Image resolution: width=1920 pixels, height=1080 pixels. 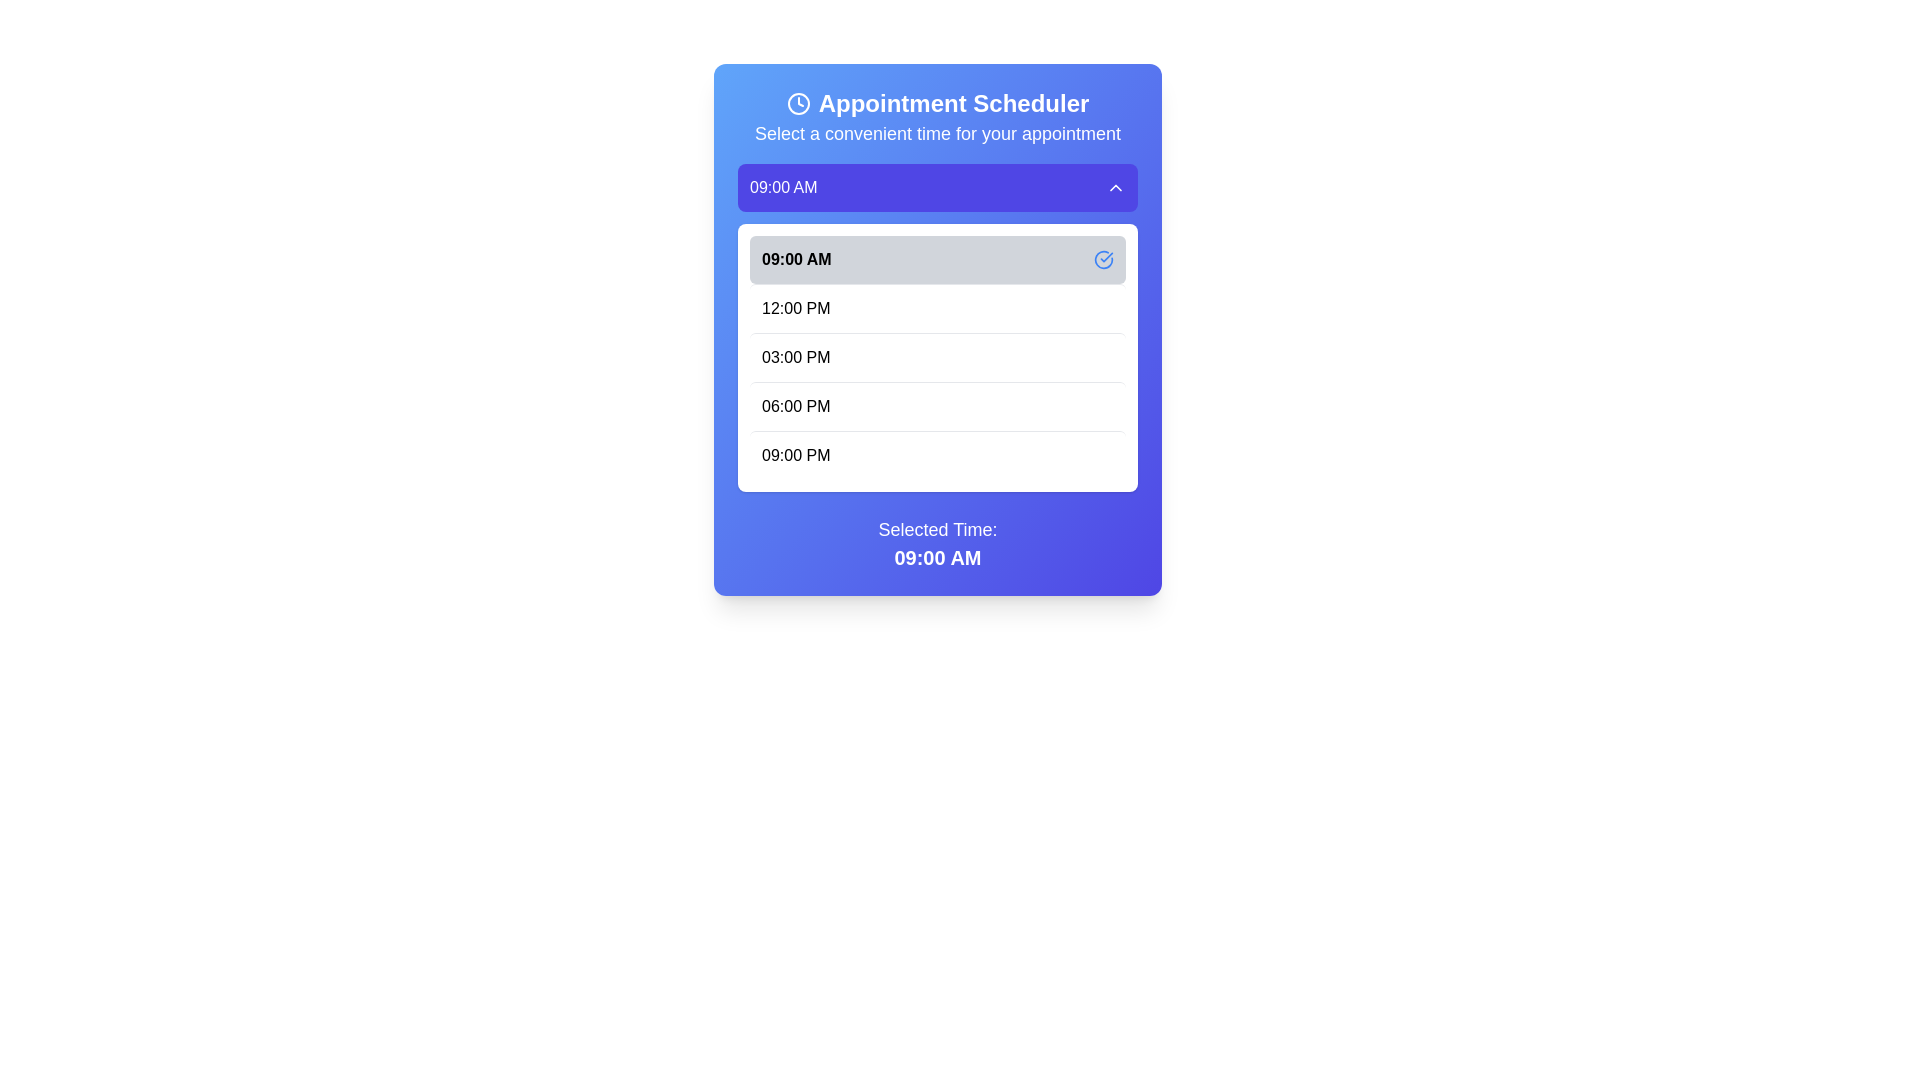 What do you see at coordinates (936, 118) in the screenshot?
I see `the Header titled 'Appointment Scheduler' with a clock icon, which is located at the top center of the card component, above the time selection dropdown` at bounding box center [936, 118].